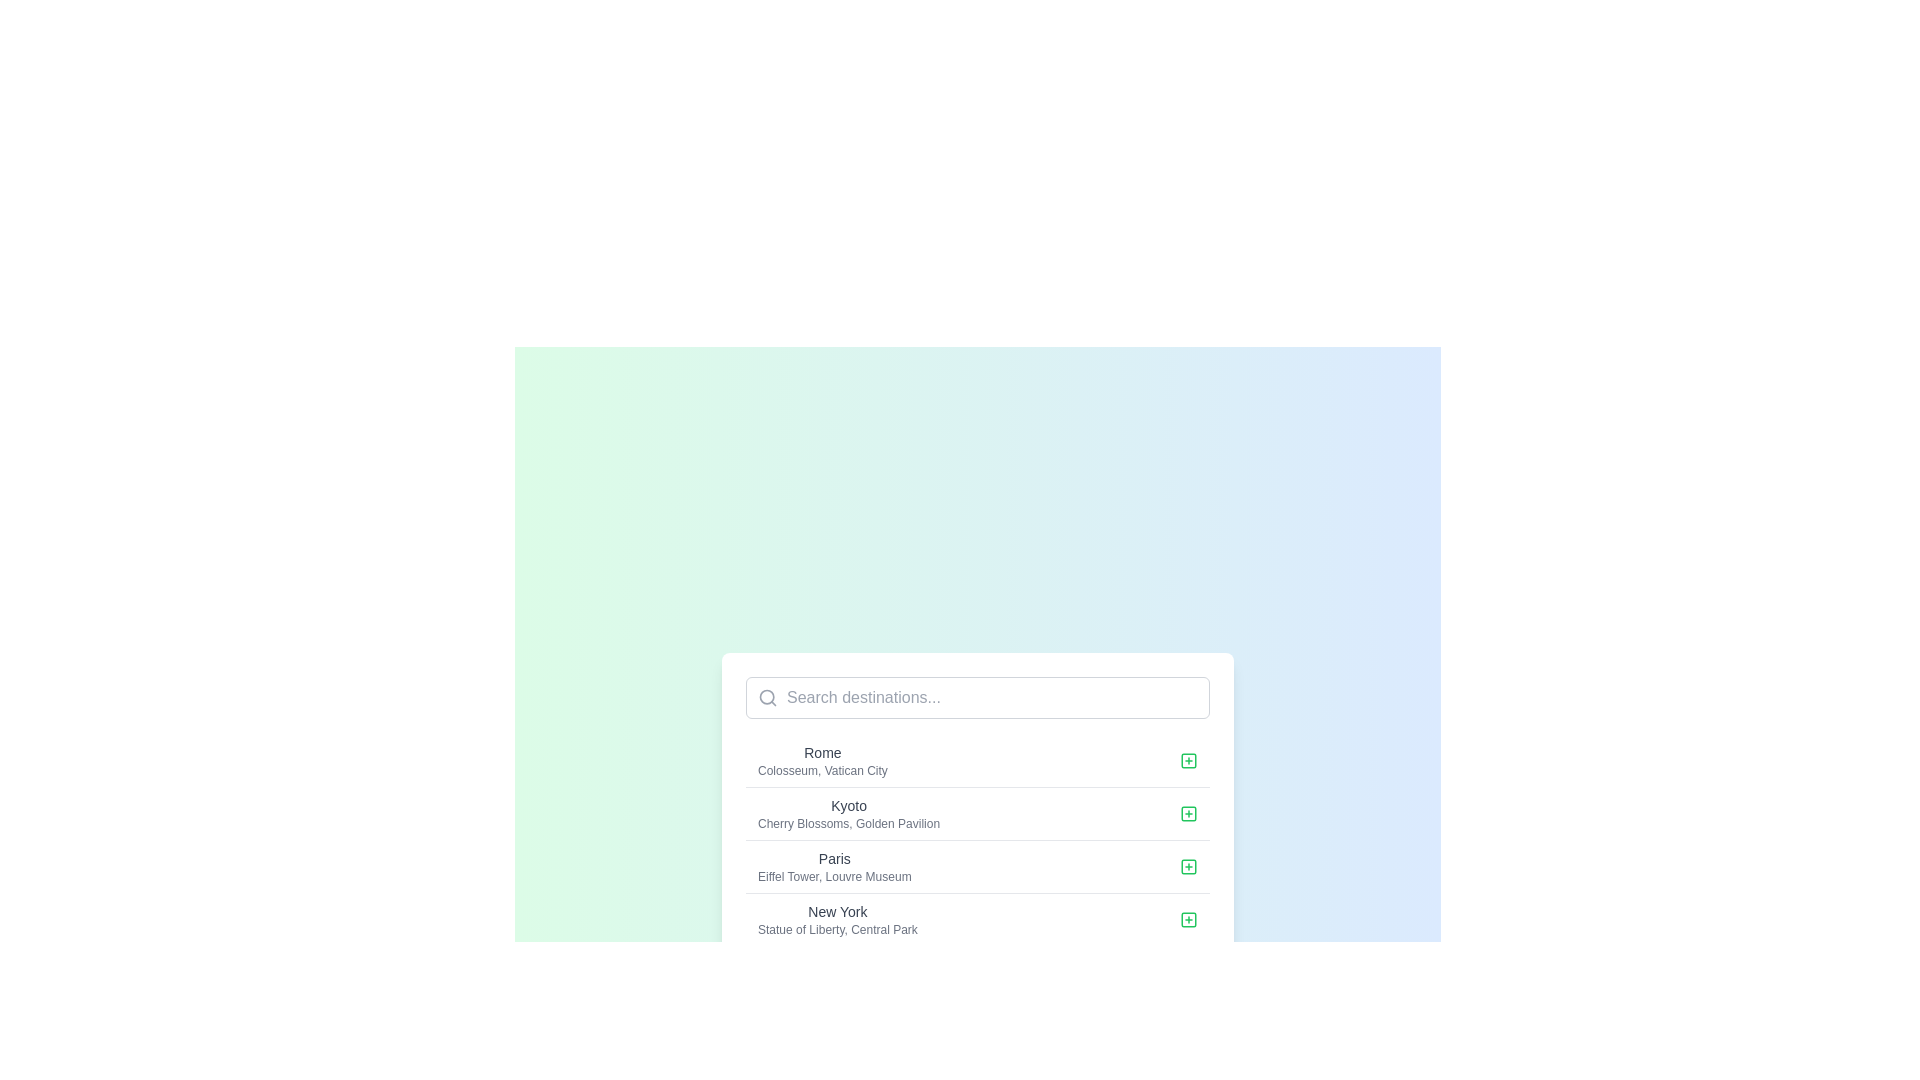 The width and height of the screenshot is (1920, 1080). Describe the element at coordinates (1189, 813) in the screenshot. I see `the green SVG icon button with a plus sign, located to the right of the text 'Kyoto' and 'Cherry Blossoms, Golden Pavilion'` at that location.